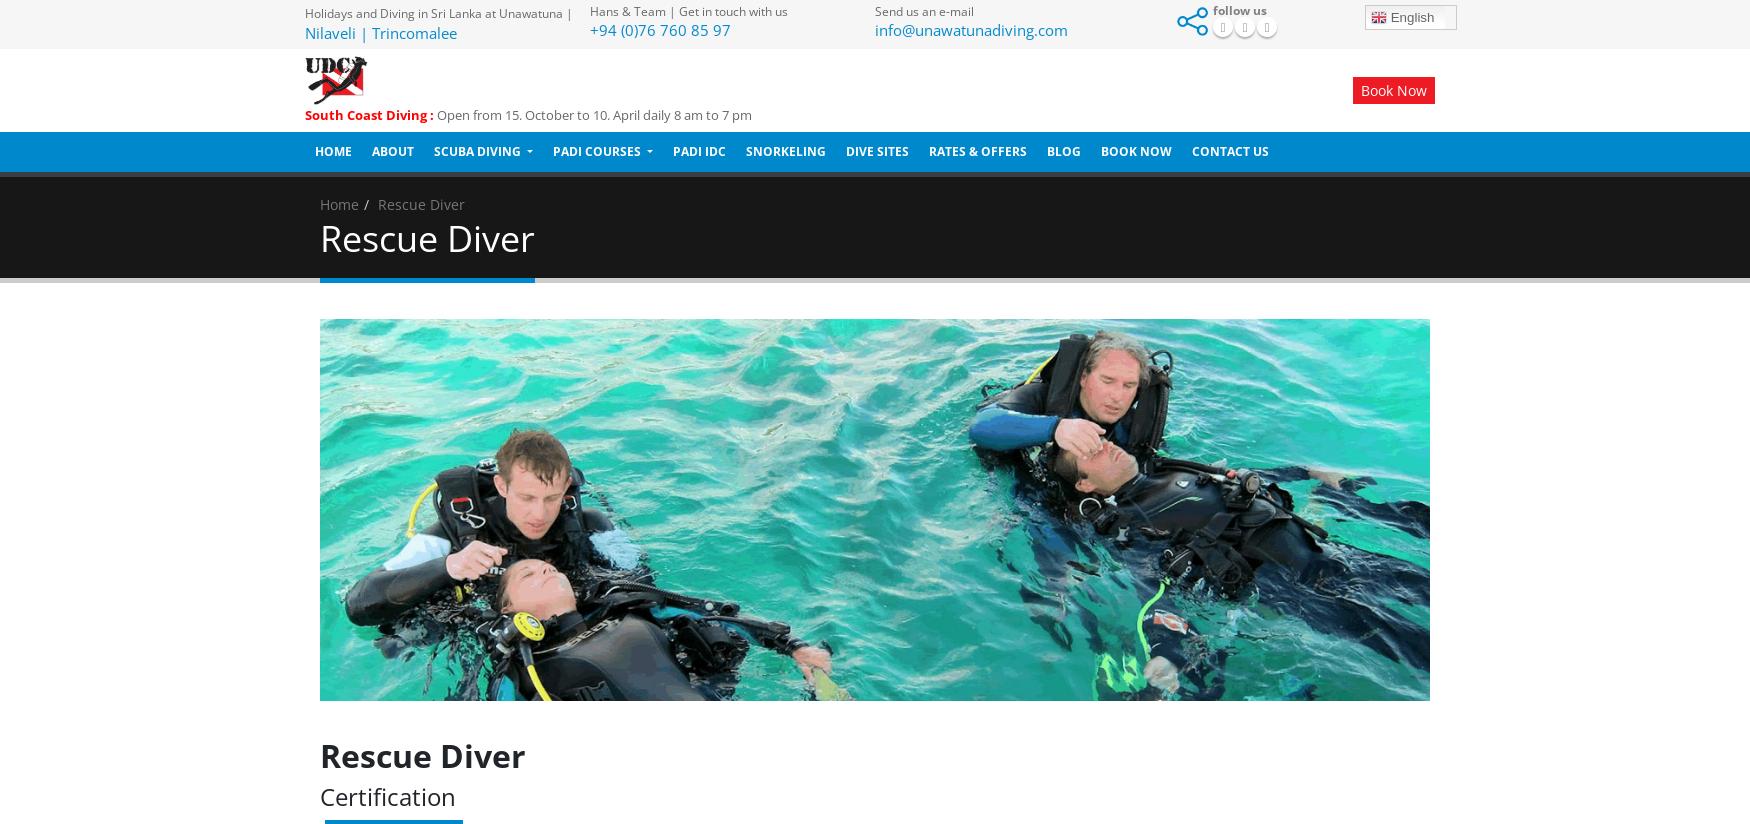 The image size is (1750, 824). I want to click on 'info@unawatunadiving.com', so click(971, 28).